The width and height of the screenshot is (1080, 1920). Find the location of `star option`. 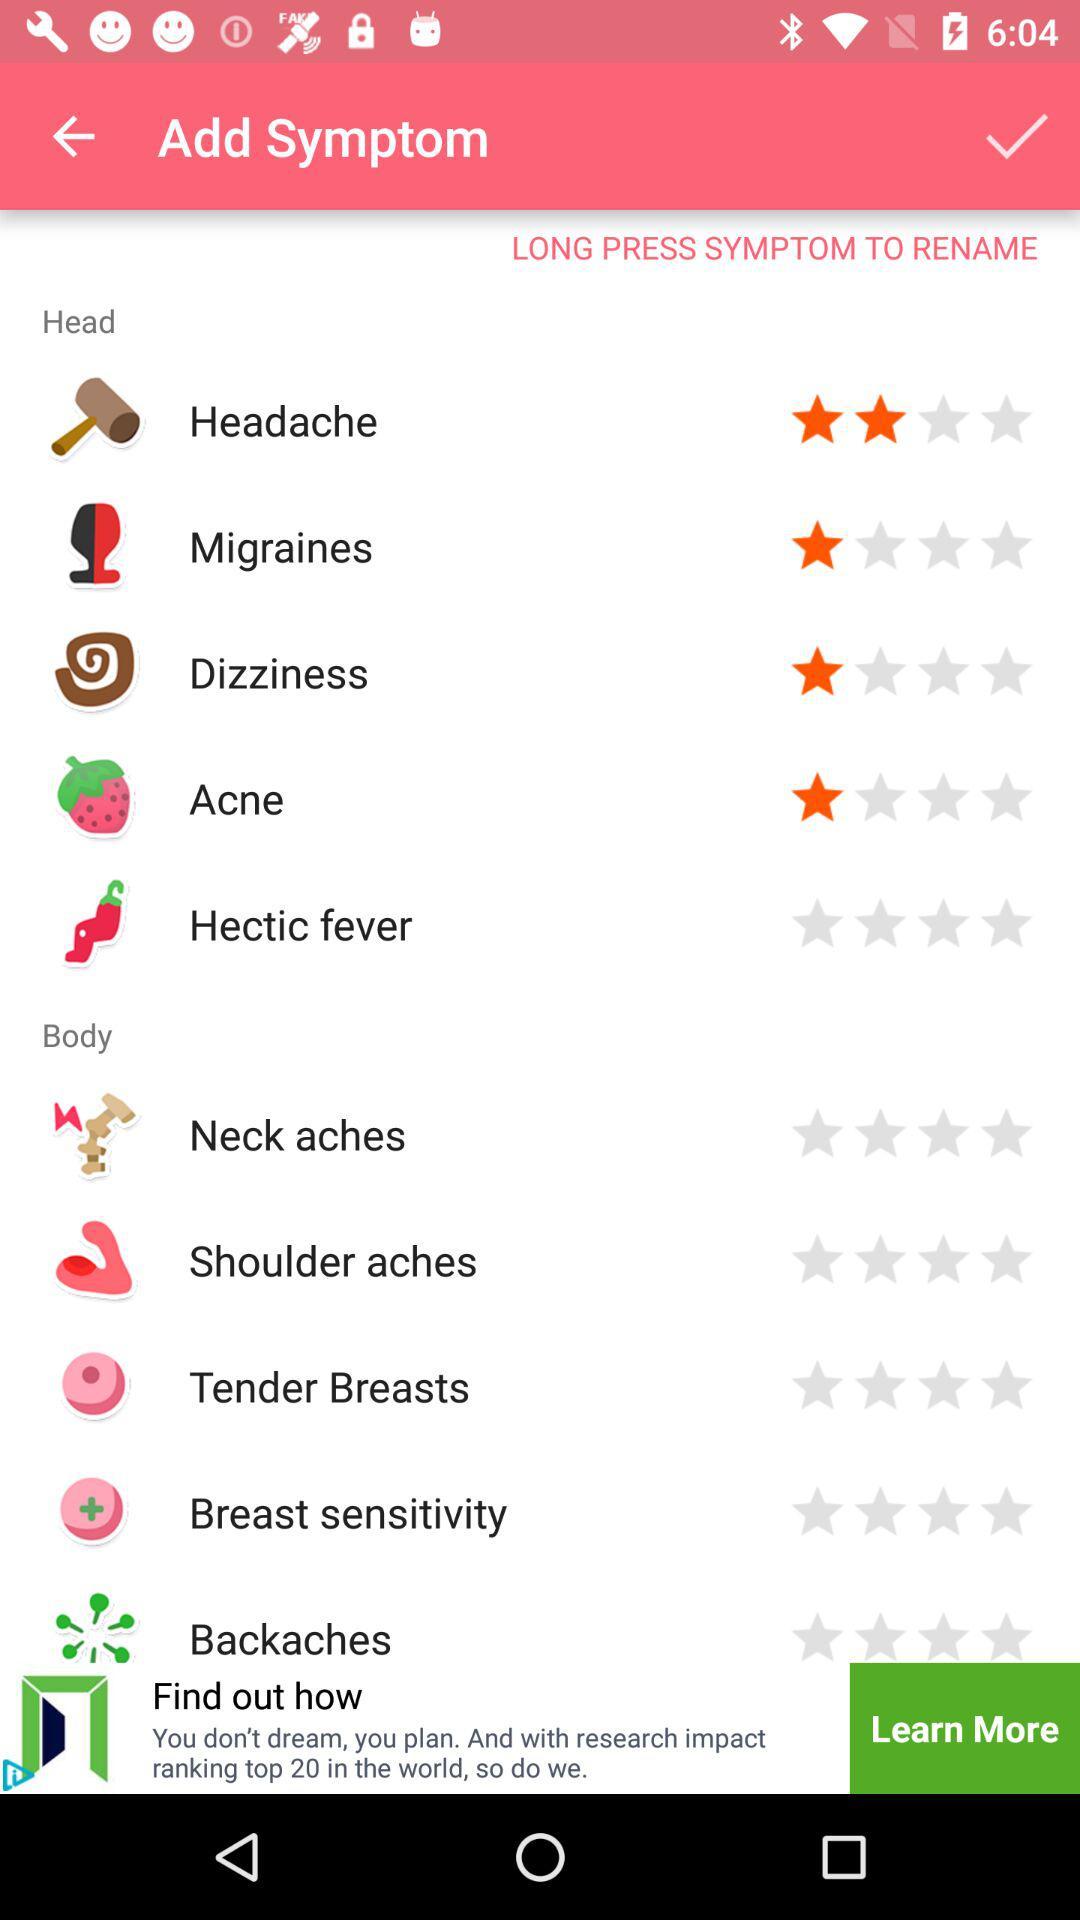

star option is located at coordinates (1006, 1385).